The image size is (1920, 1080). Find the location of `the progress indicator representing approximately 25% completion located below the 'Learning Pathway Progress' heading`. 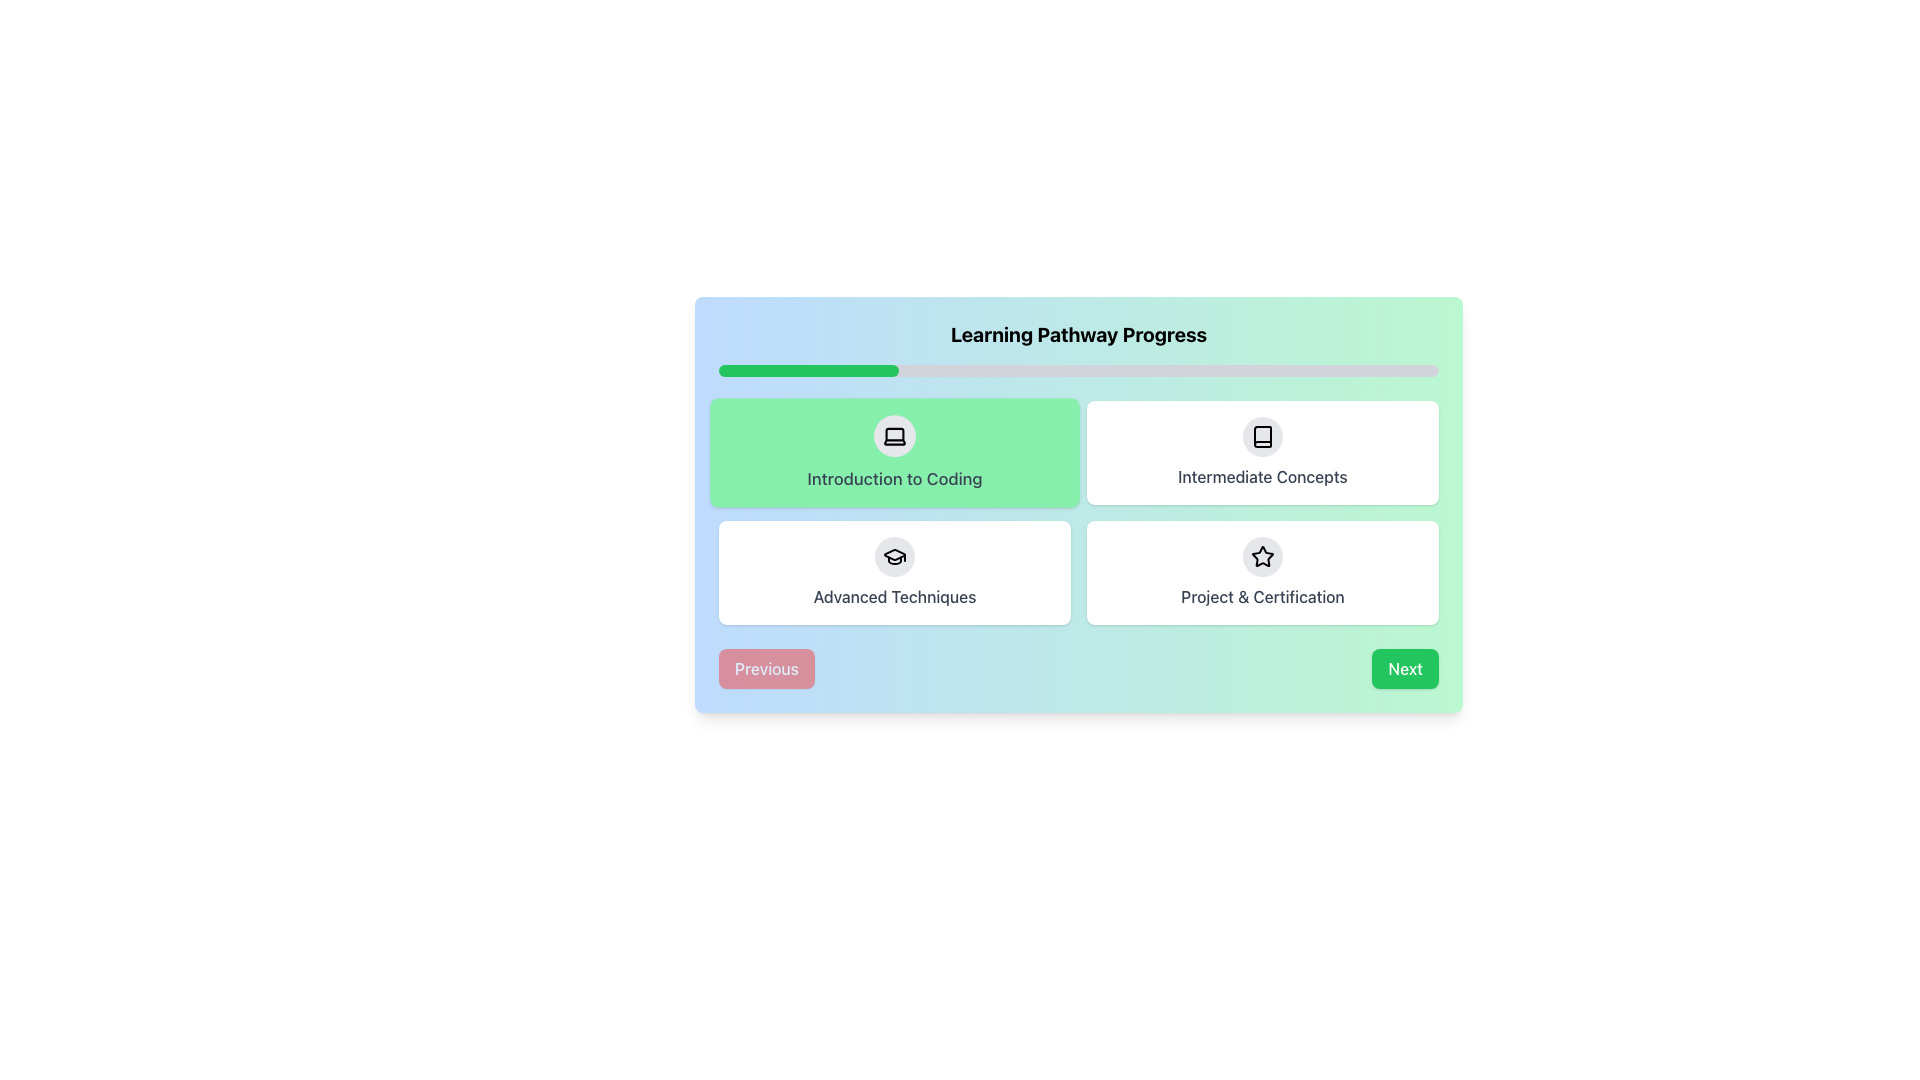

the progress indicator representing approximately 25% completion located below the 'Learning Pathway Progress' heading is located at coordinates (809, 370).